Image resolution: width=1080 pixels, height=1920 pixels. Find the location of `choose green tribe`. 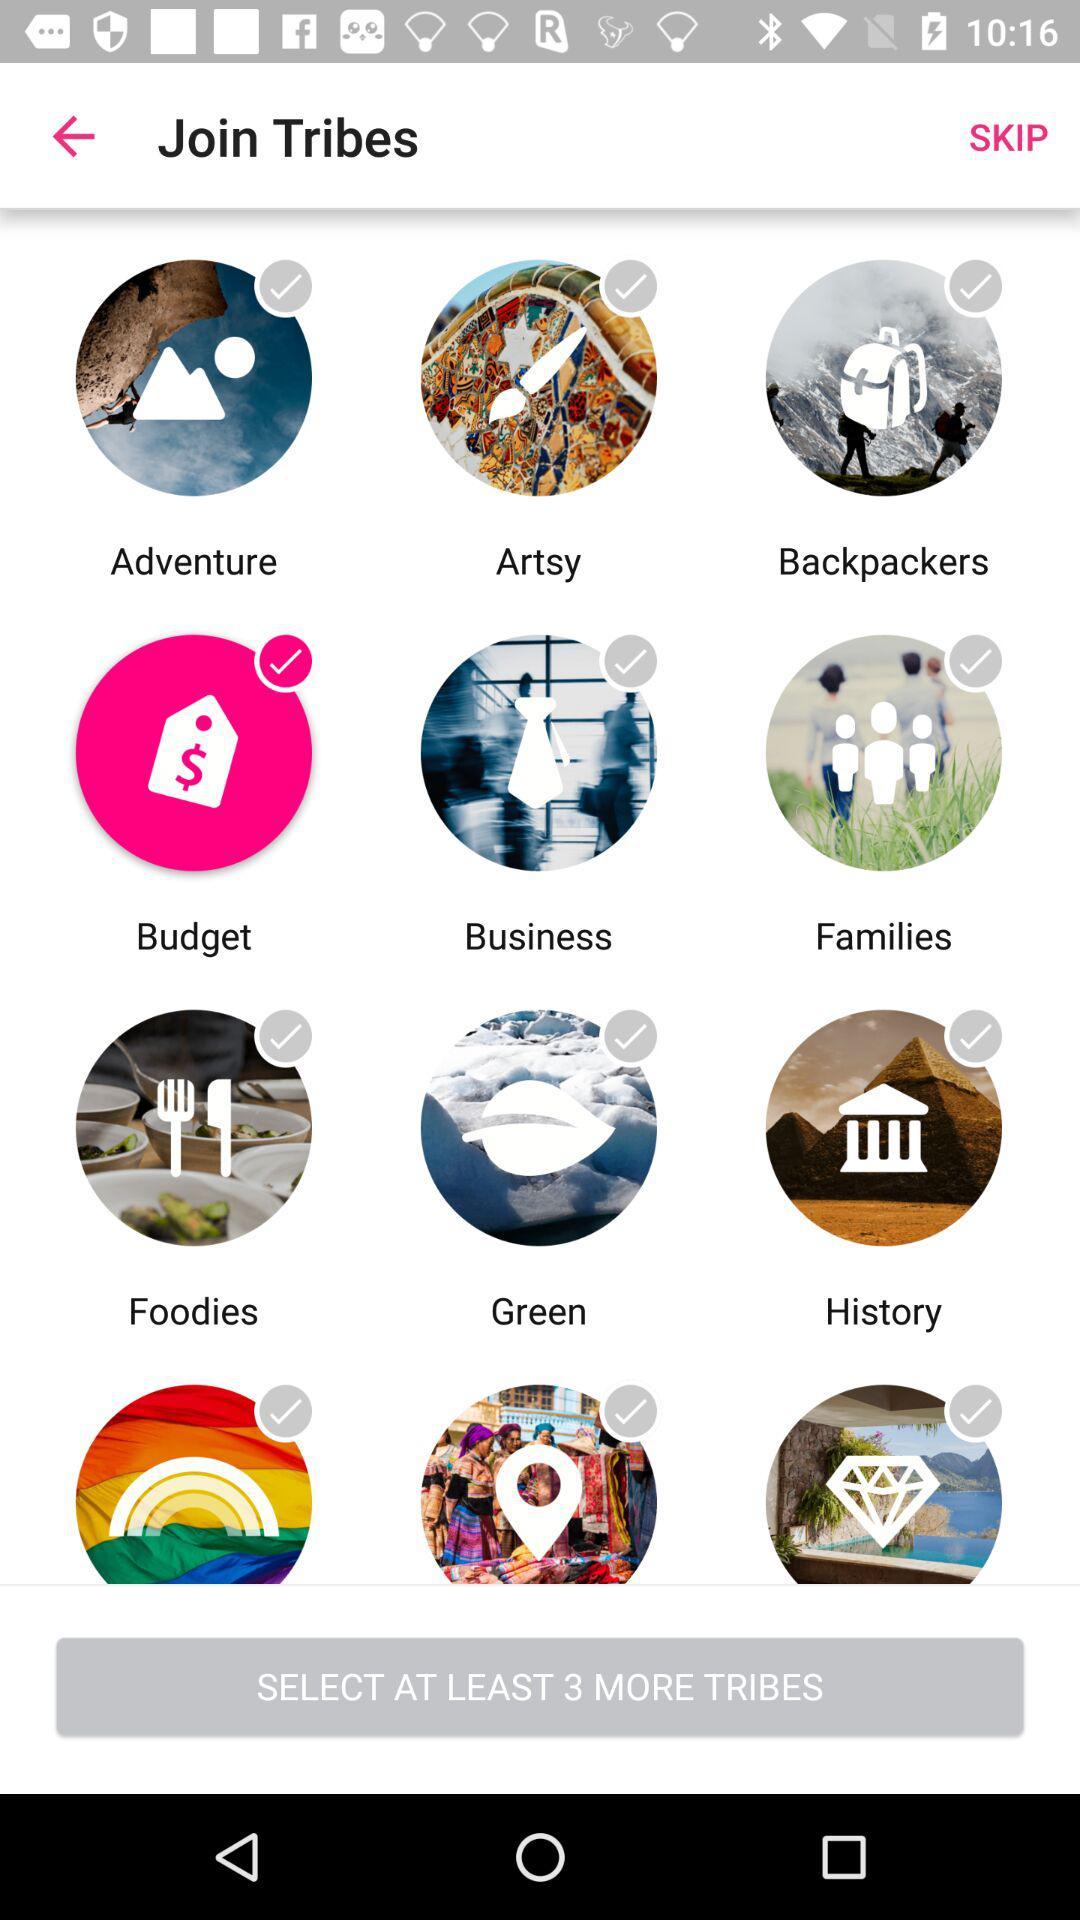

choose green tribe is located at coordinates (537, 1122).